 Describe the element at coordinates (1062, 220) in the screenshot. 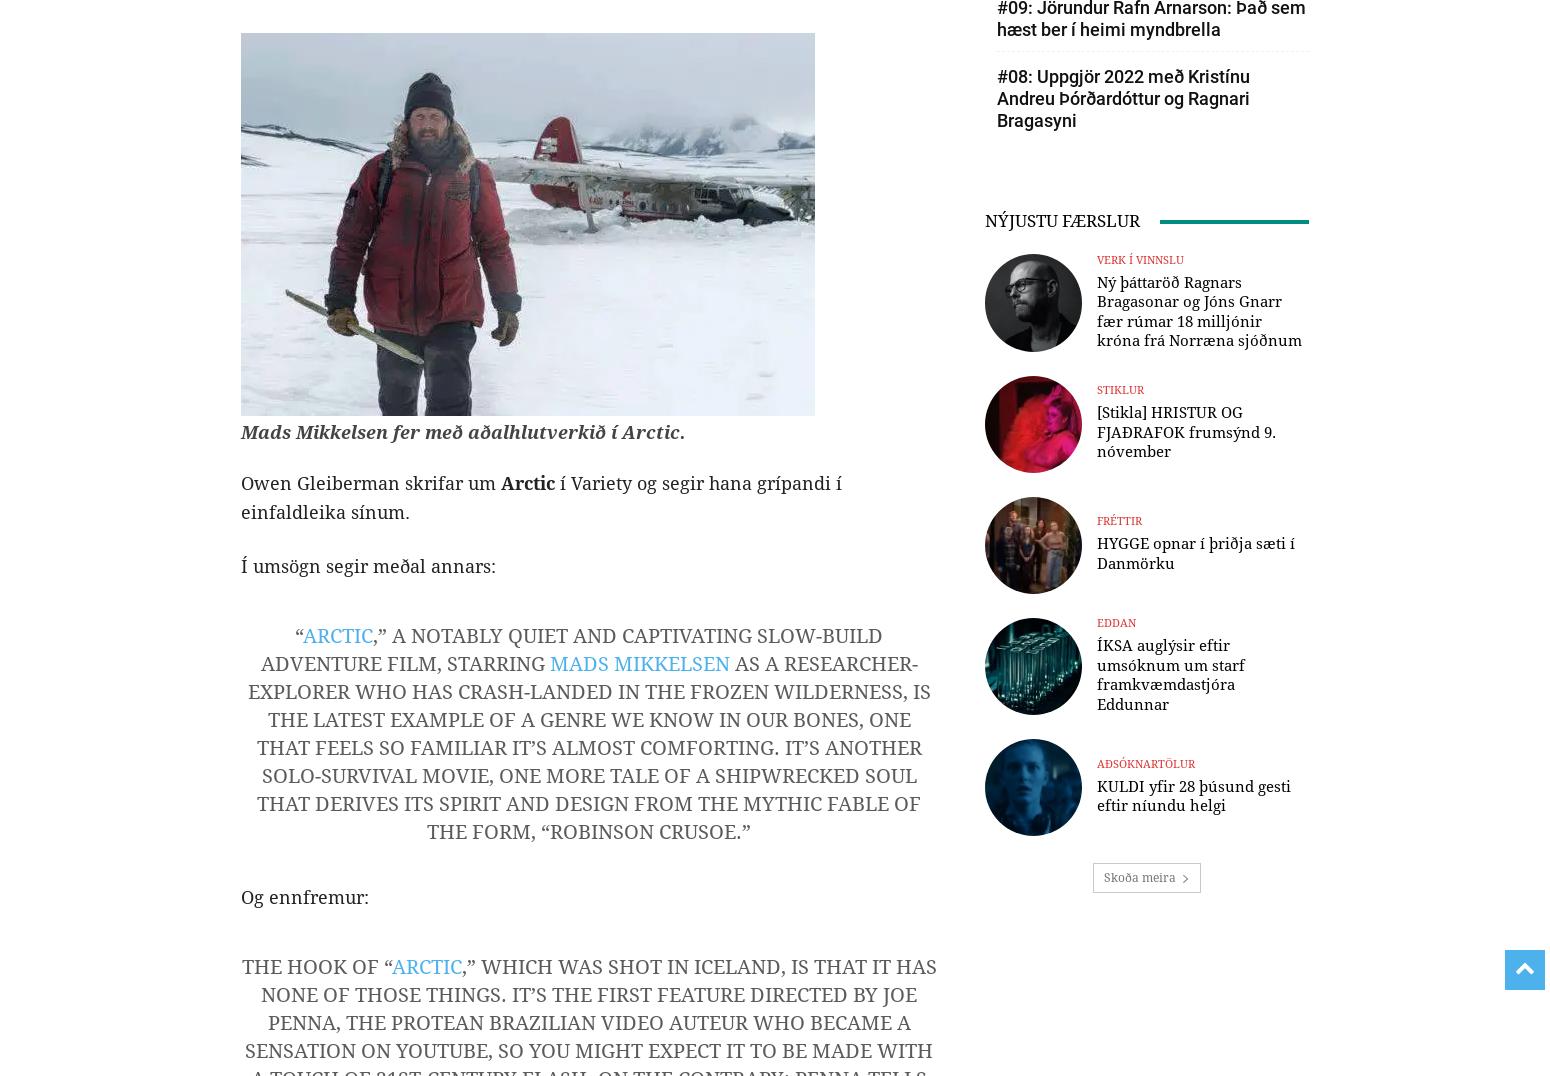

I see `'NÝJUSTU FÆRSLUR'` at that location.